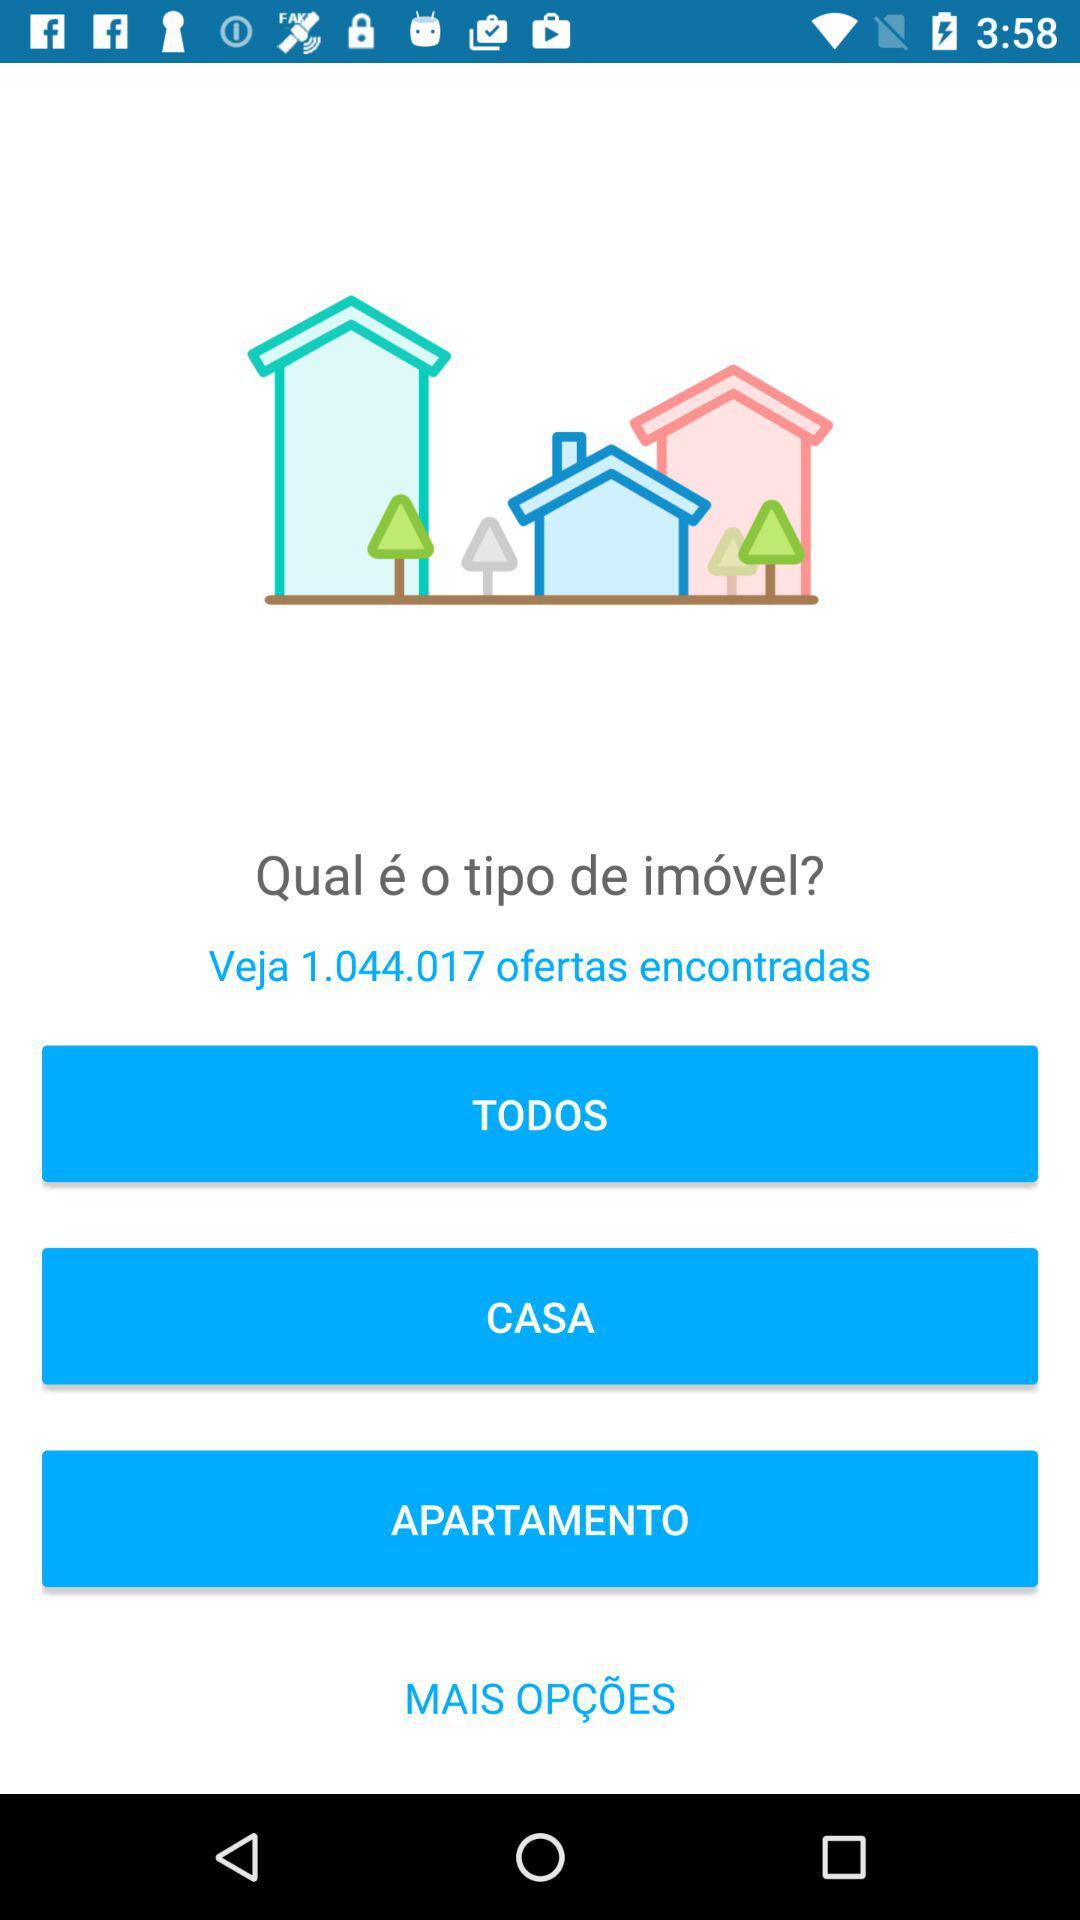  I want to click on apartamento item, so click(540, 1518).